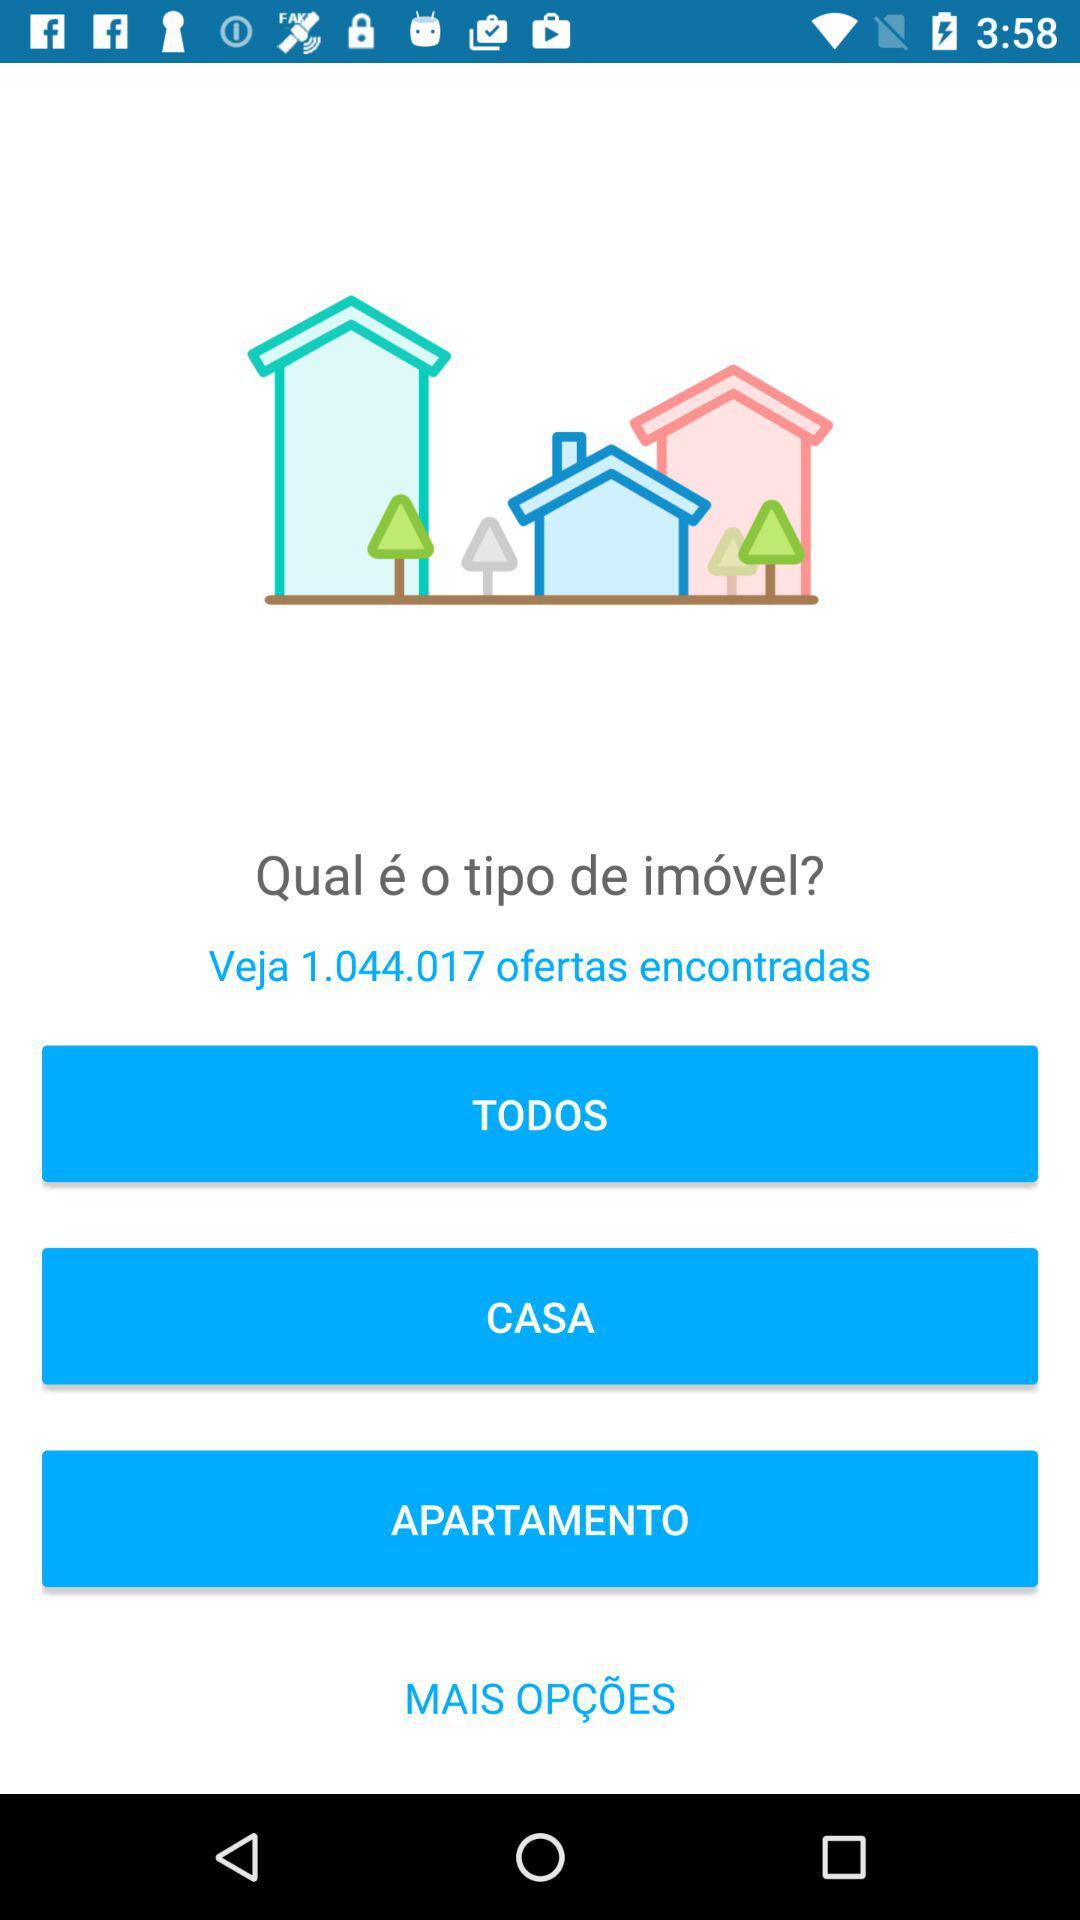  I want to click on apartamento item, so click(540, 1518).